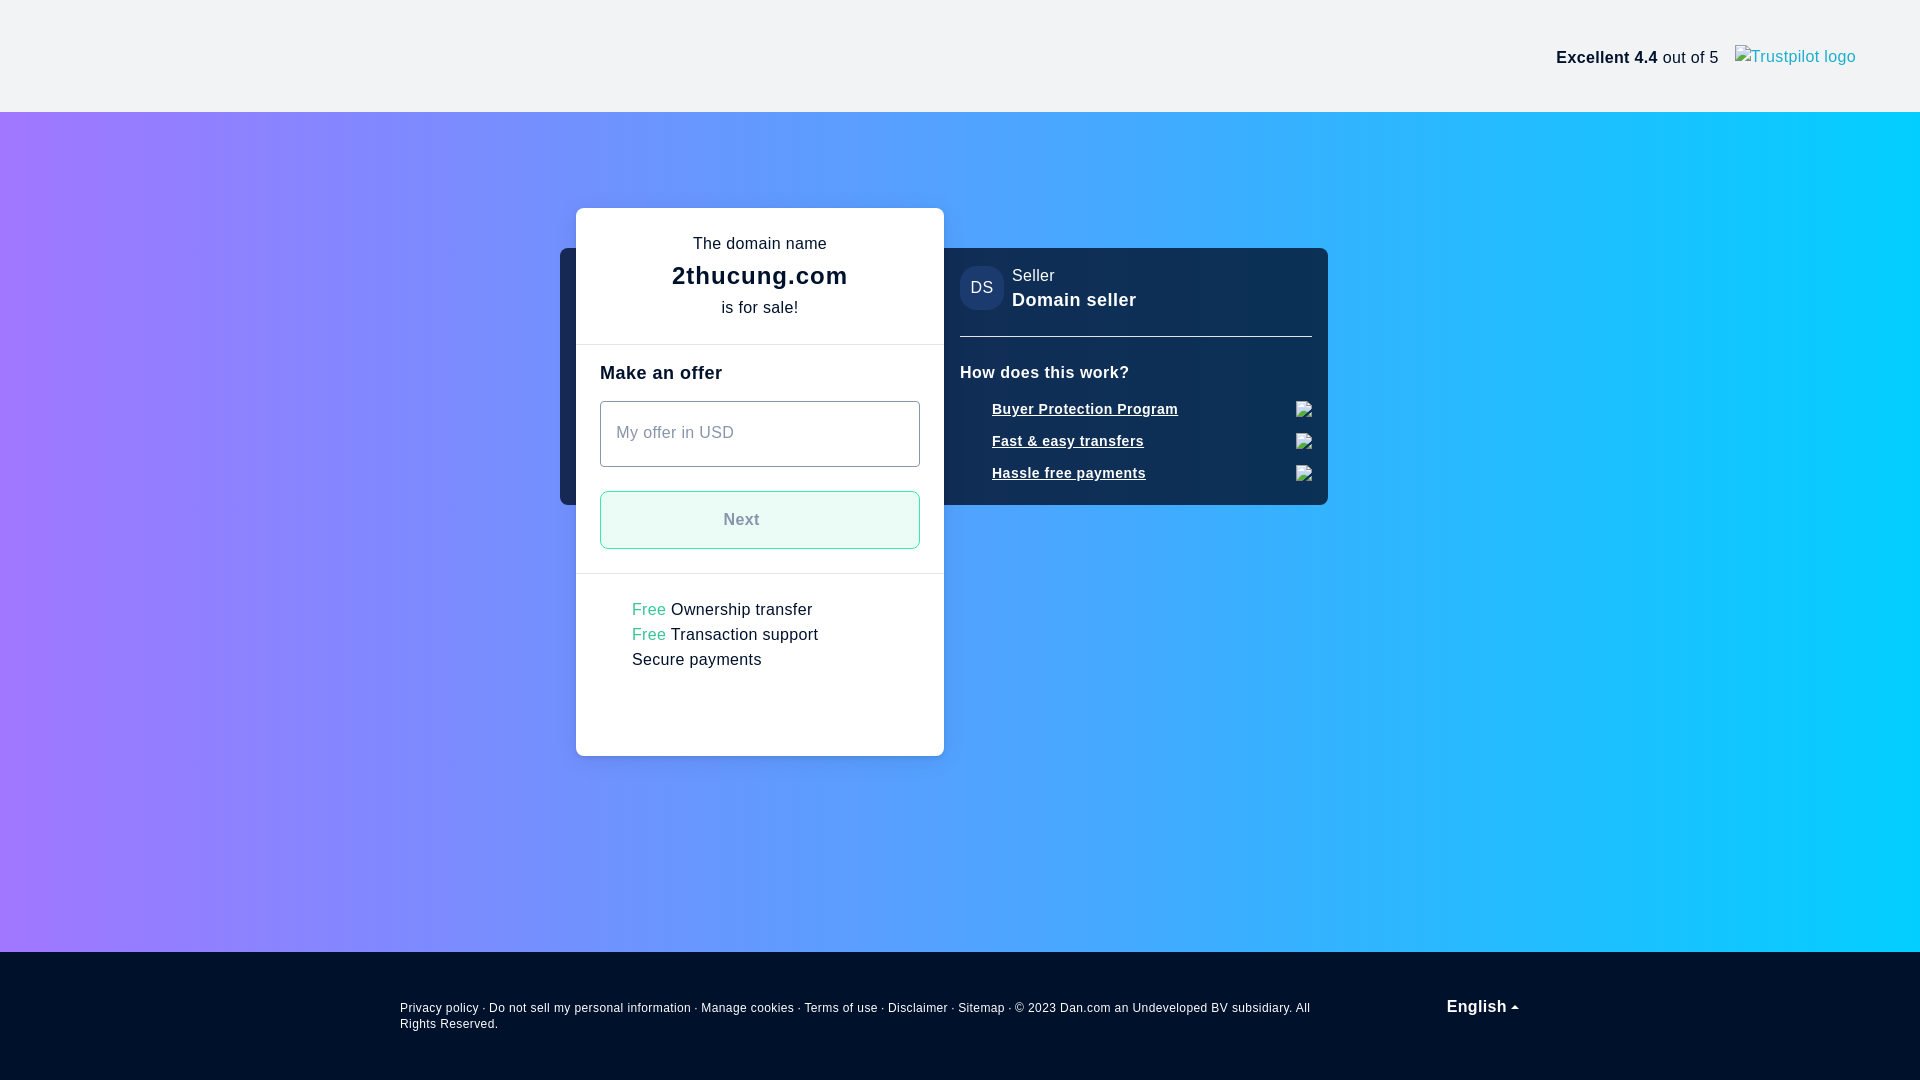  I want to click on 'Next, so click(758, 519).